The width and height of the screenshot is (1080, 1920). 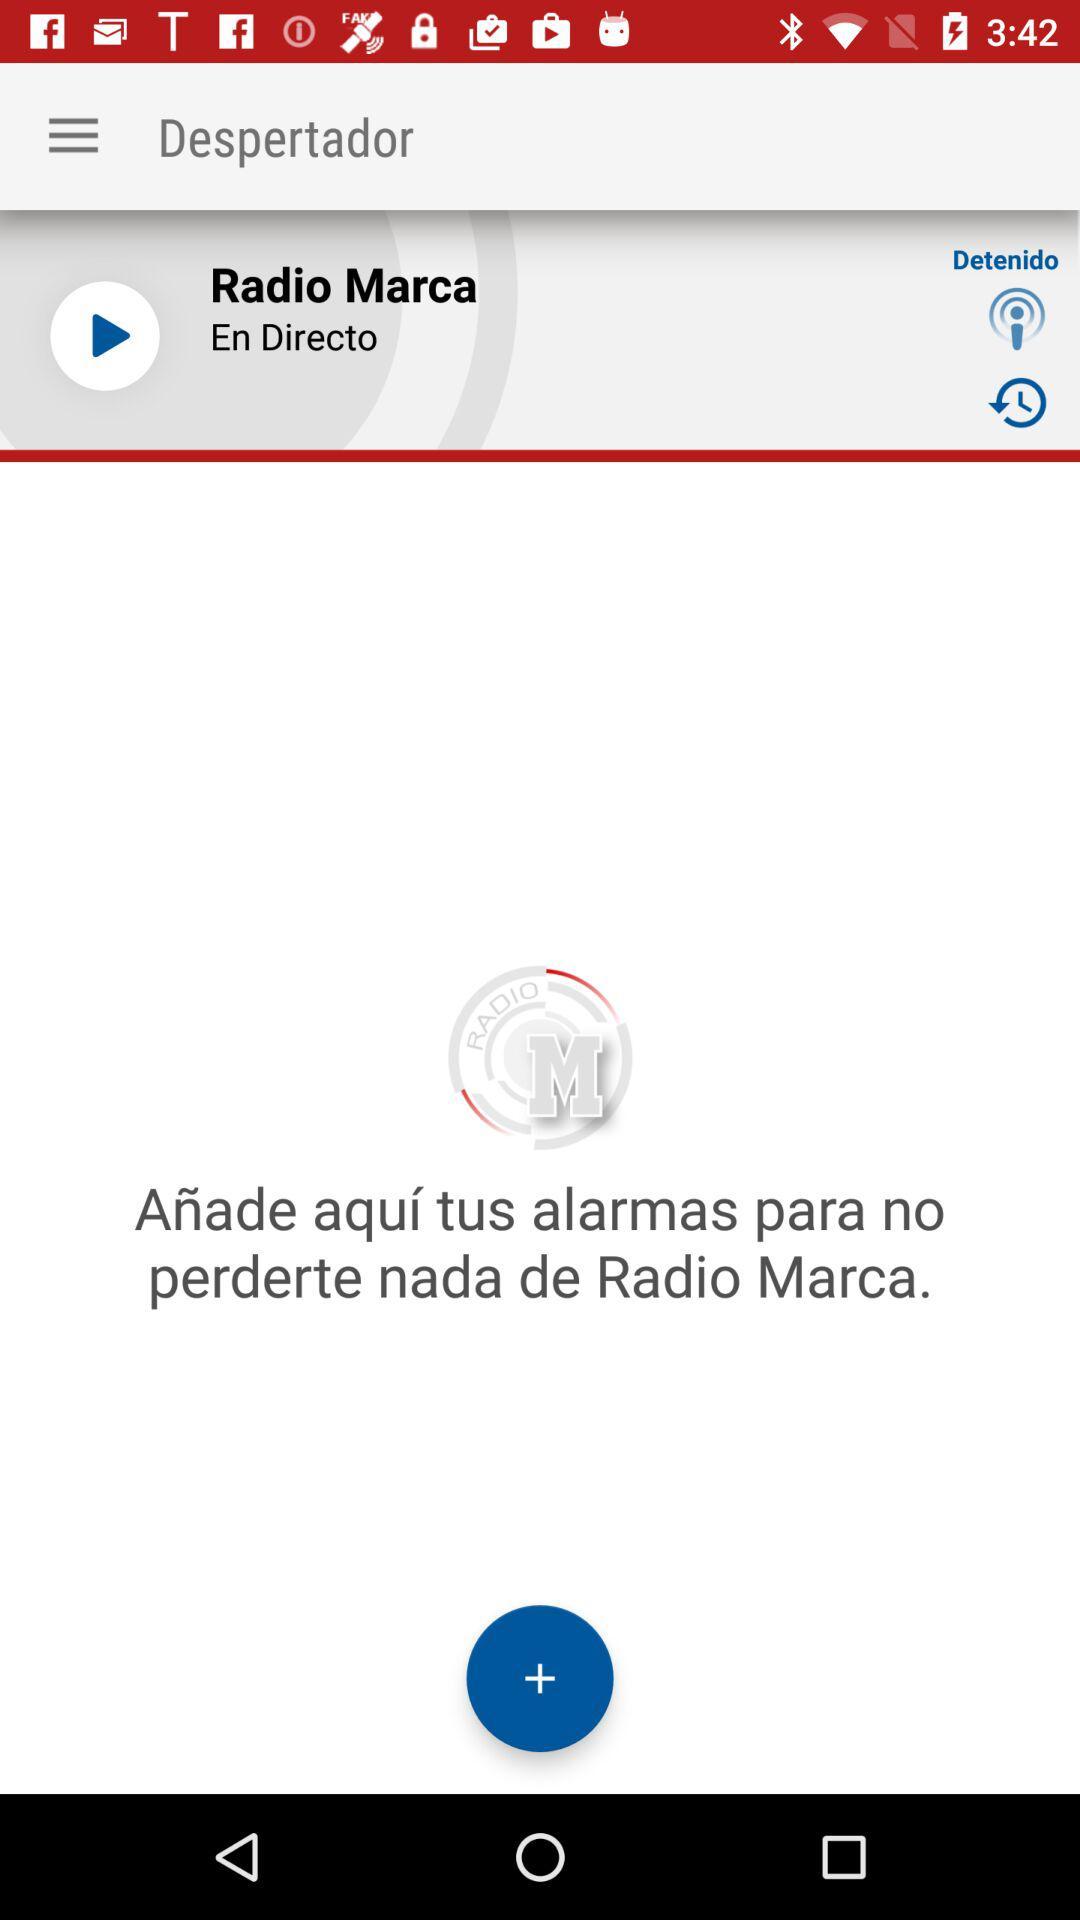 I want to click on add icon at the bottom, so click(x=540, y=1678).